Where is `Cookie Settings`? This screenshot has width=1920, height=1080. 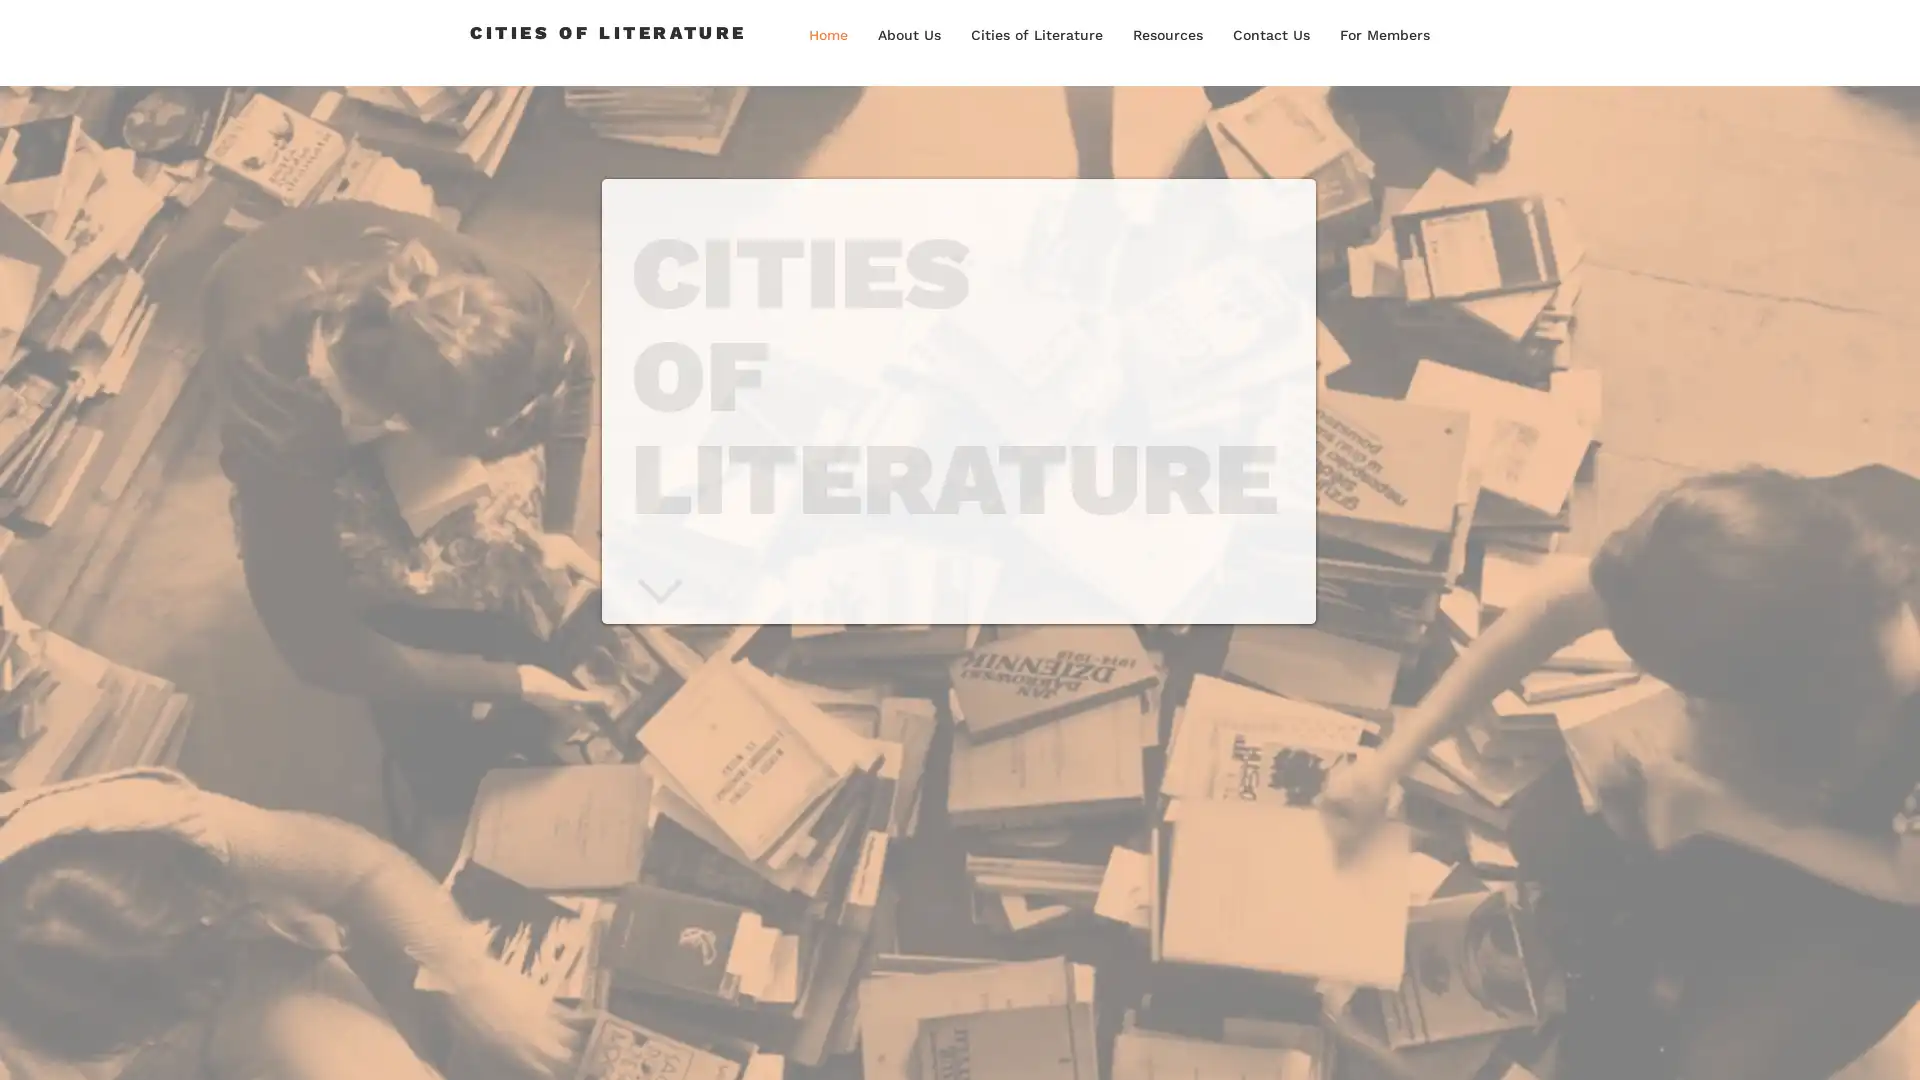 Cookie Settings is located at coordinates (1703, 1044).